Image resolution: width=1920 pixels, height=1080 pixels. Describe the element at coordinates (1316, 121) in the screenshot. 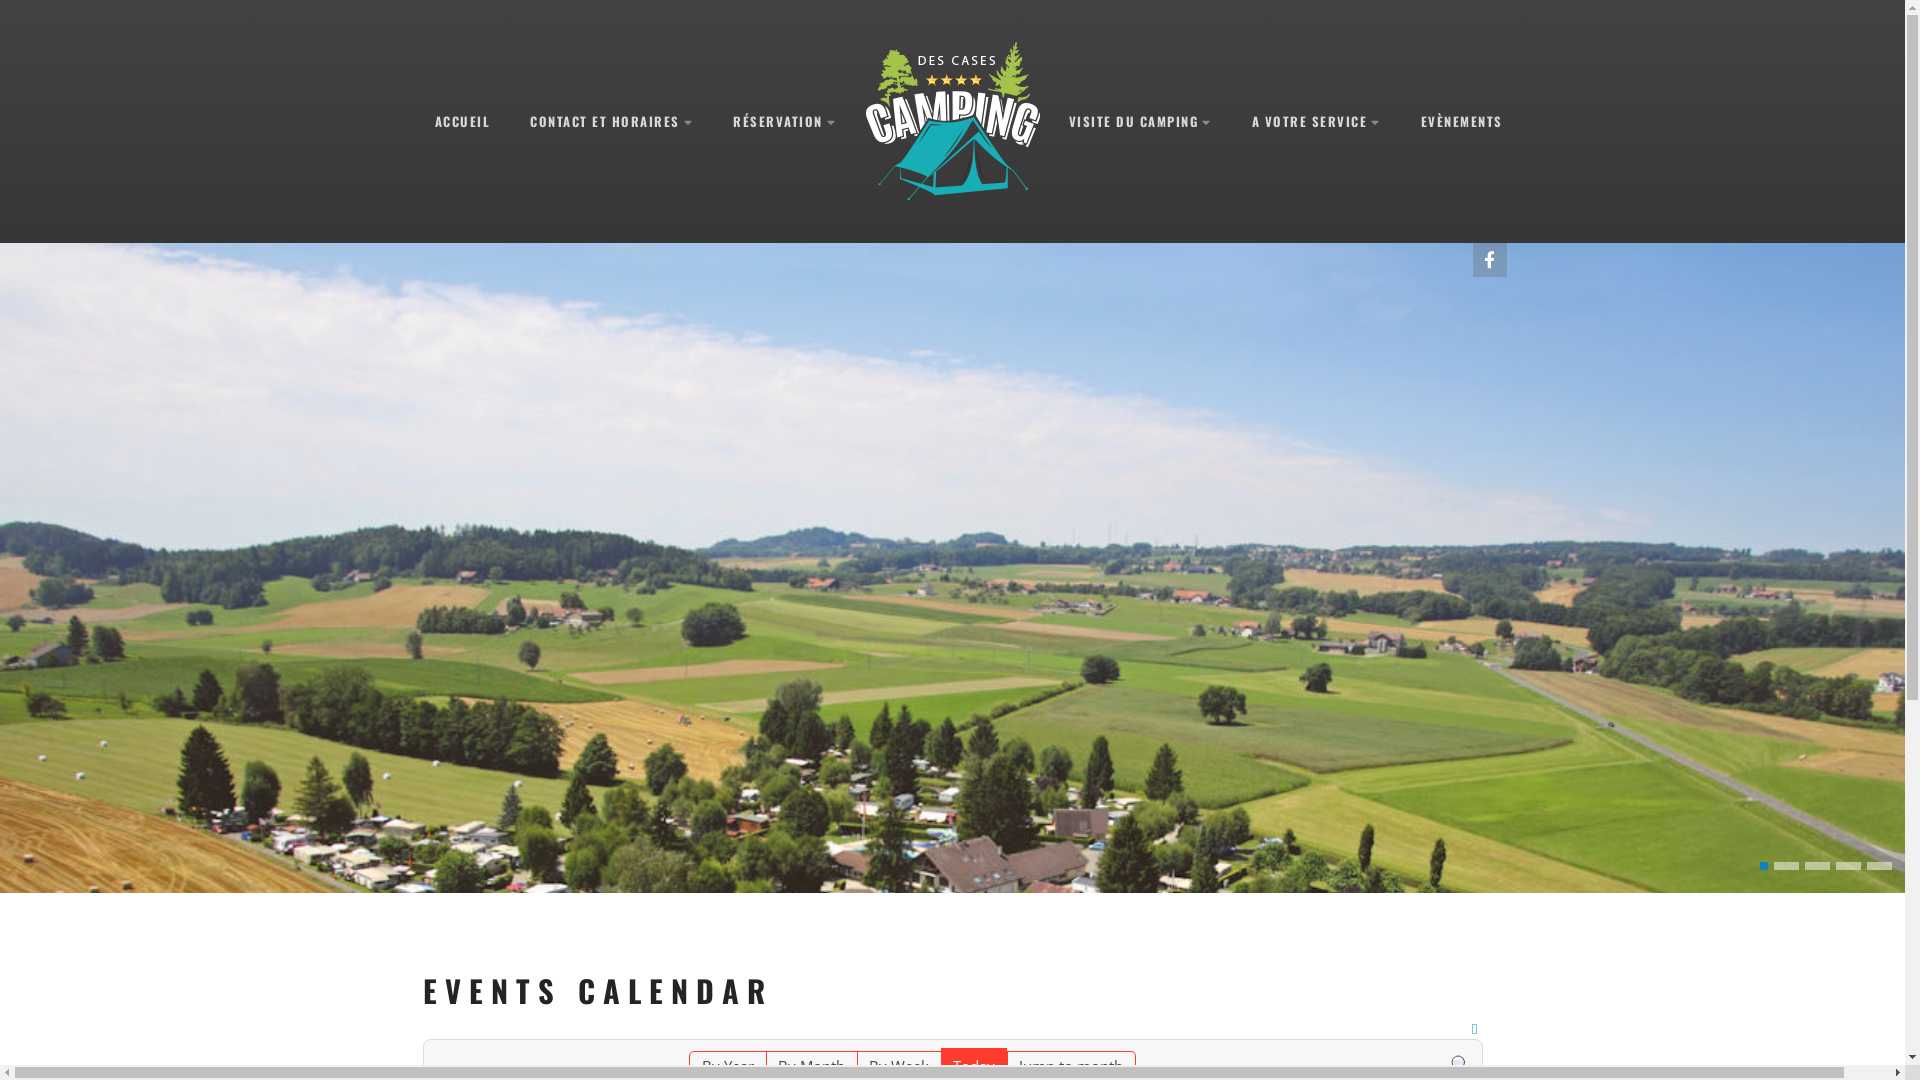

I see `'A VOTRE SERVICE'` at that location.